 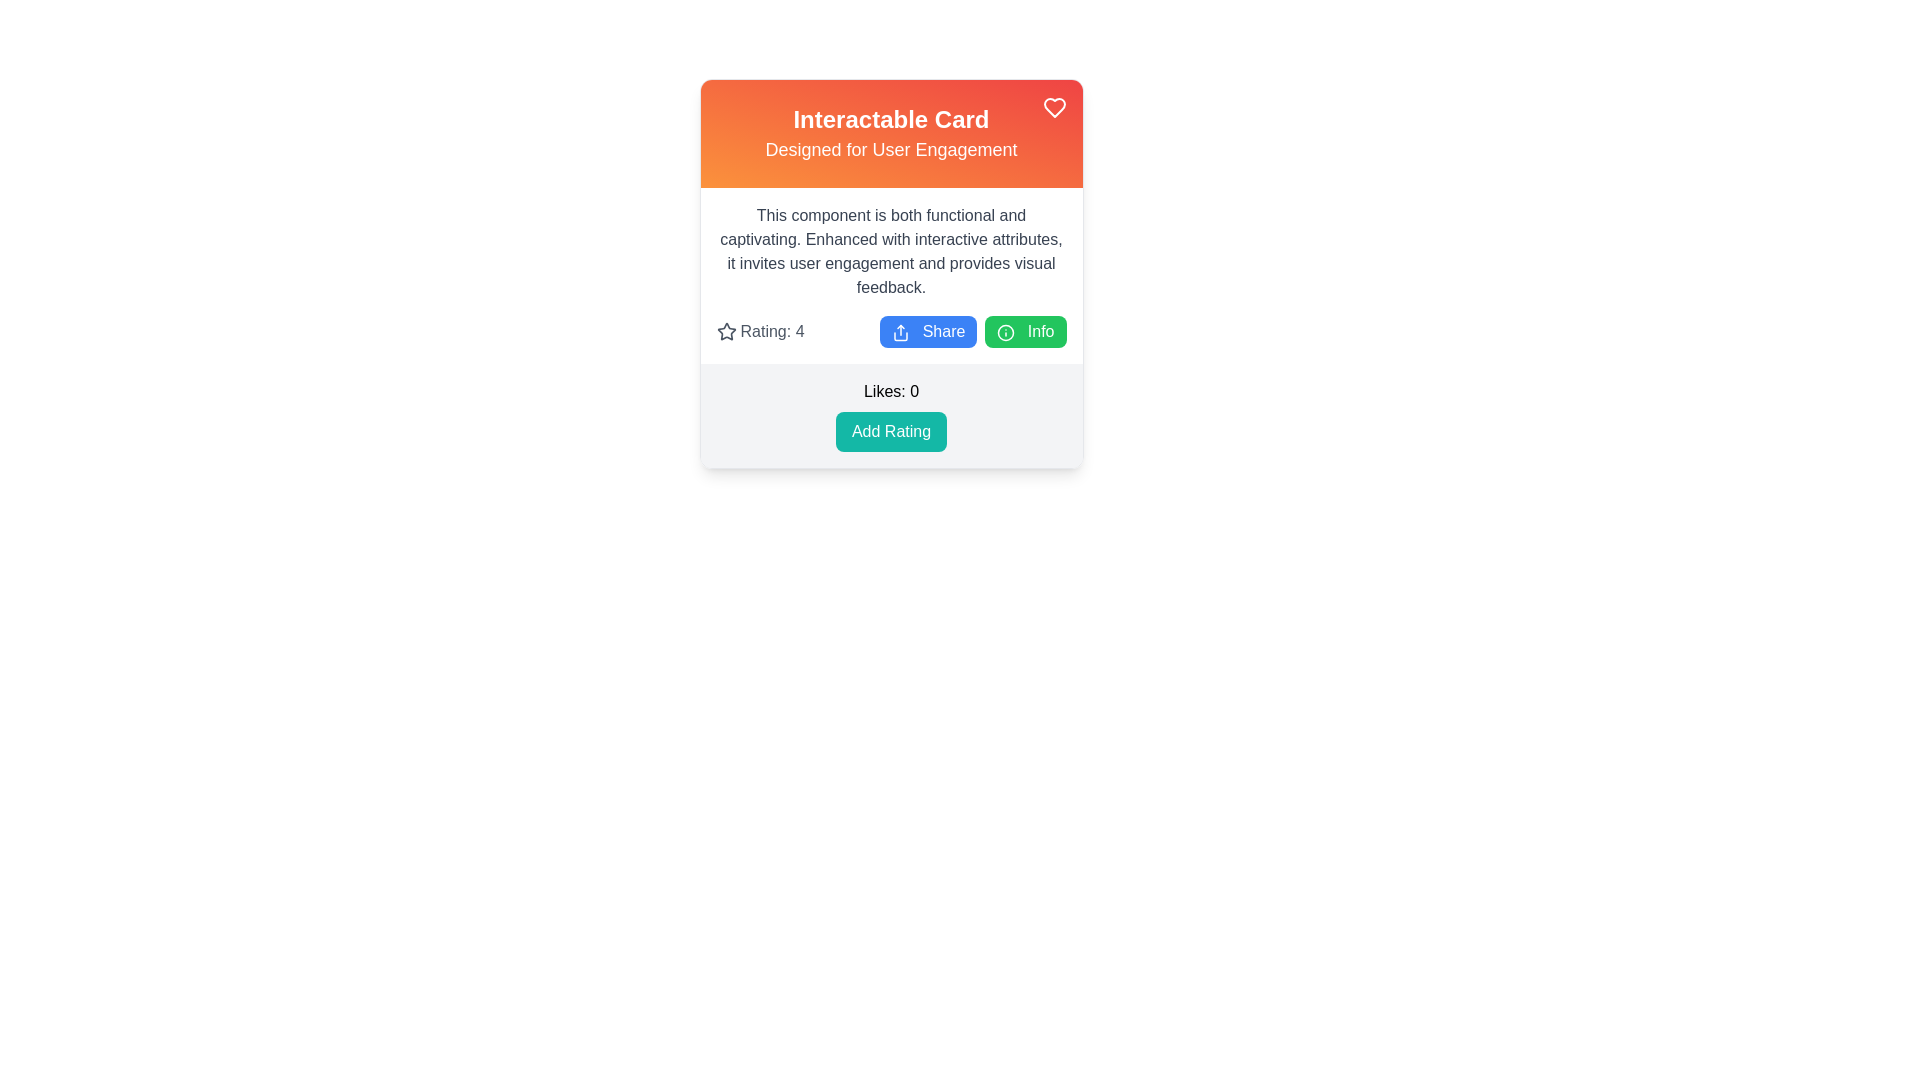 I want to click on the Decorative Card Header labeled 'Interactable Card', which features a gradient background and a heart icon in the top-right corner, so click(x=890, y=134).